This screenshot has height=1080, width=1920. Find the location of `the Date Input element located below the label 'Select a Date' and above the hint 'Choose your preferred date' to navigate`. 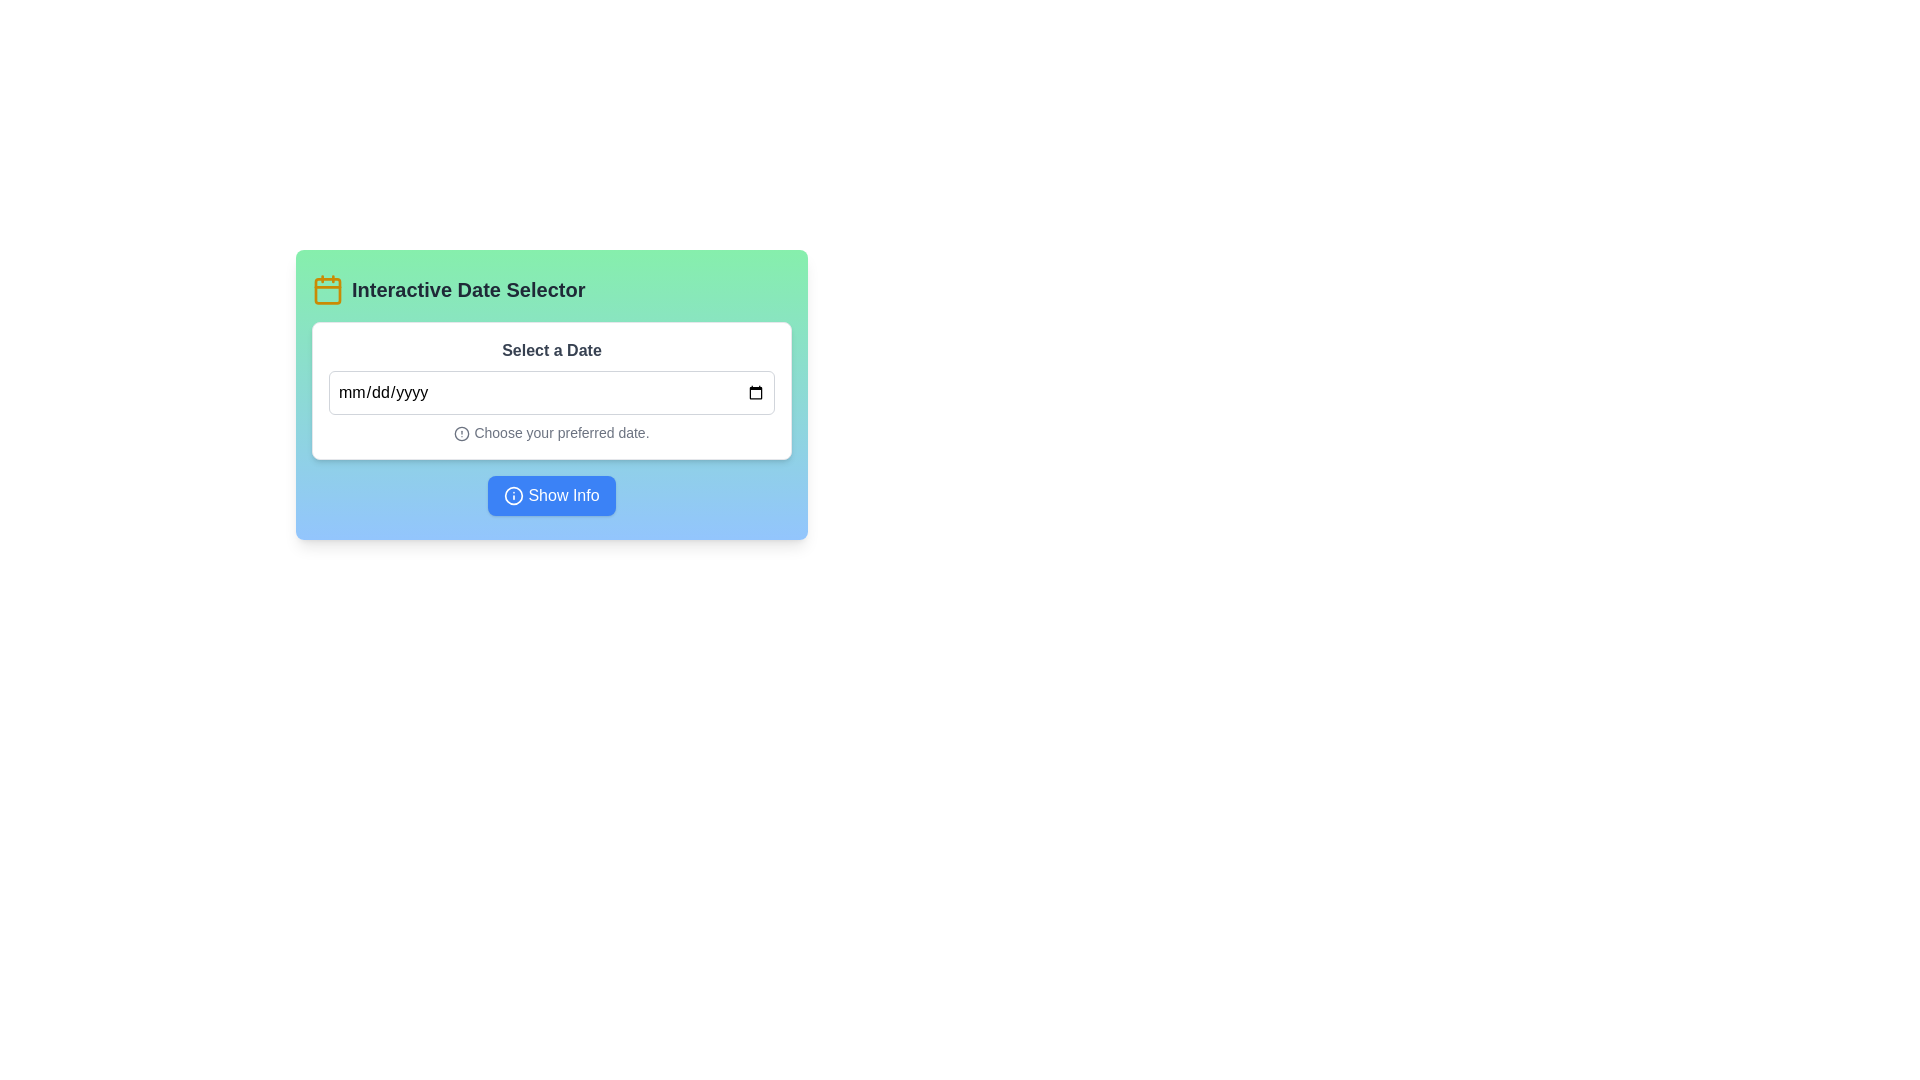

the Date Input element located below the label 'Select a Date' and above the hint 'Choose your preferred date' to navigate is located at coordinates (552, 393).